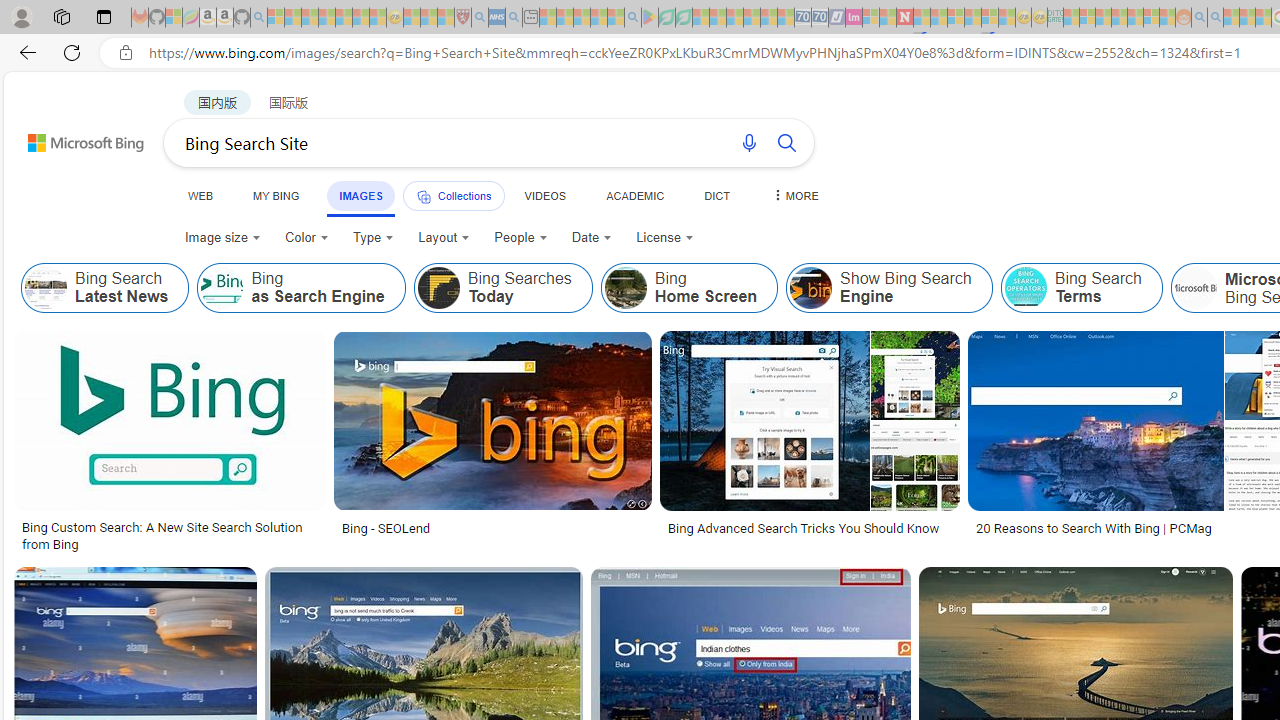  I want to click on 'Bing Search Latest News', so click(104, 288).